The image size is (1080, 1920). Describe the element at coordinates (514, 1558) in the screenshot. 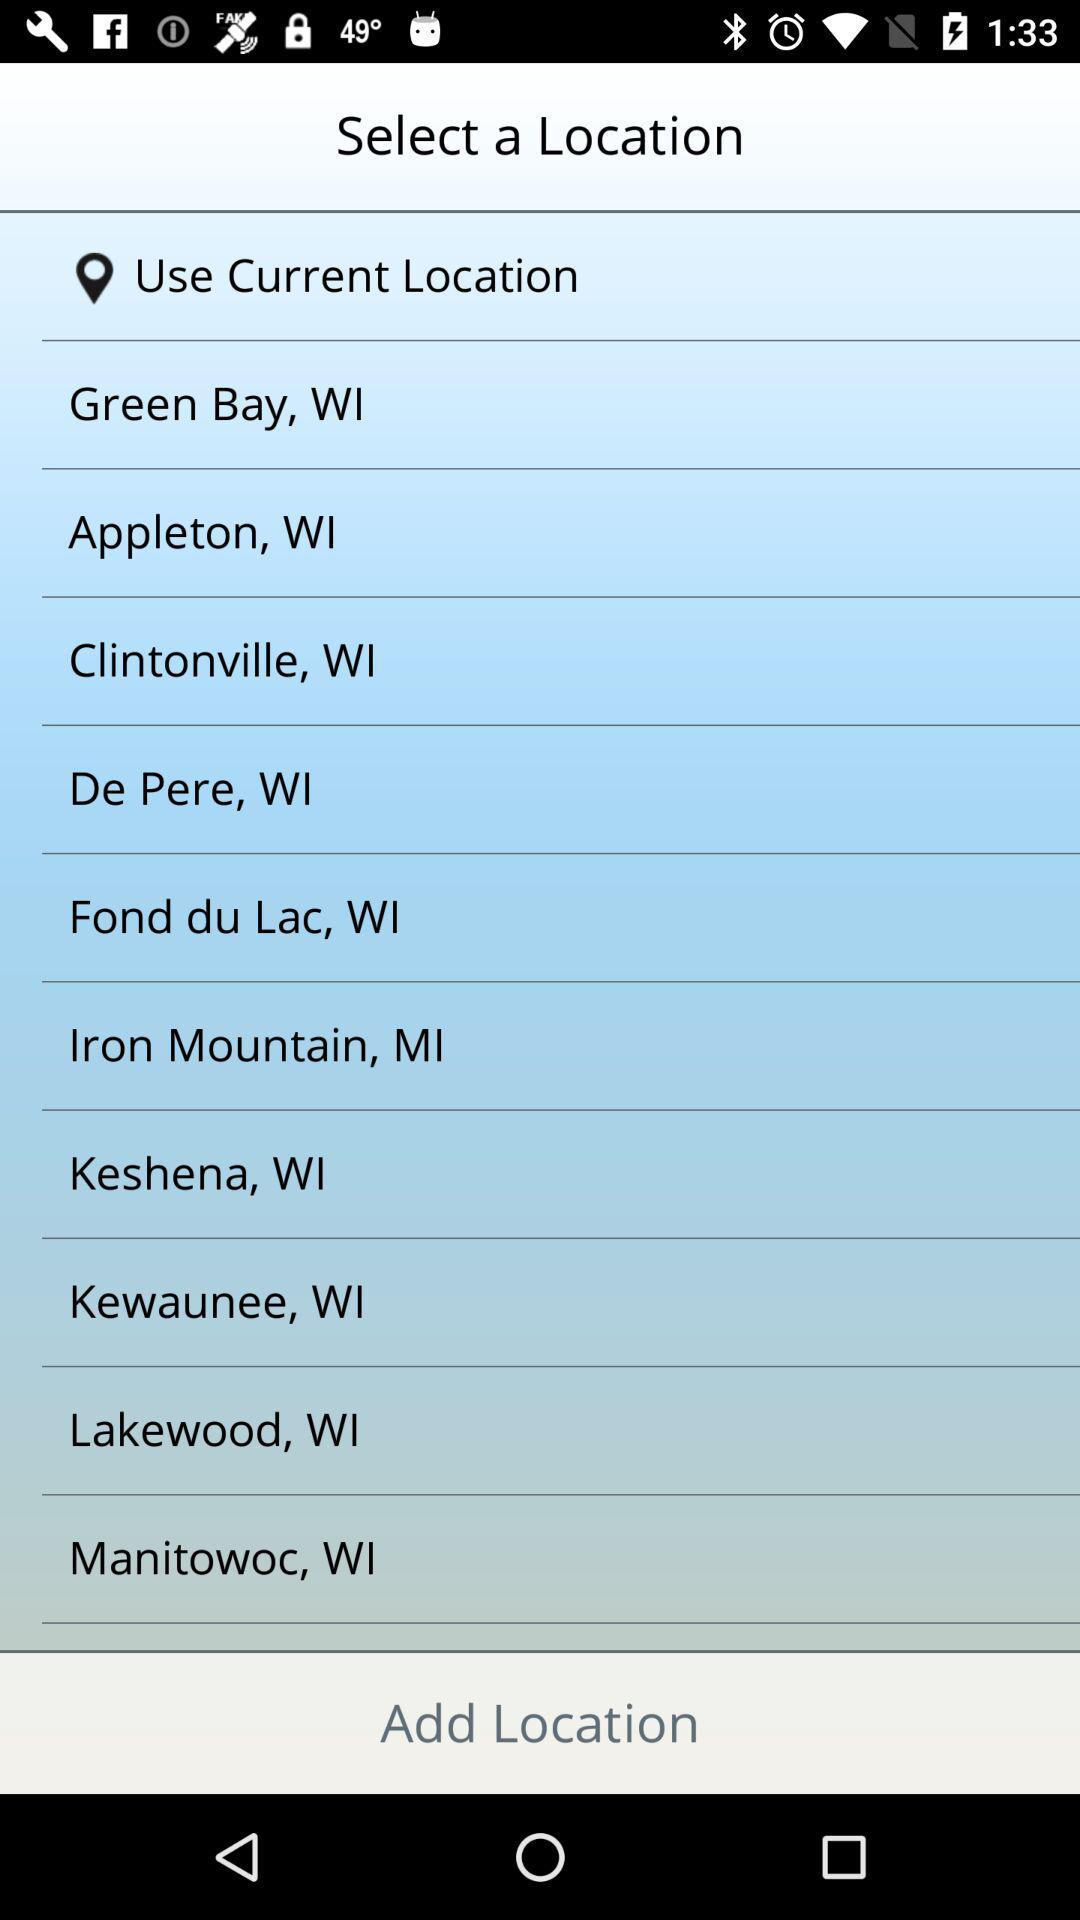

I see `the text manitowocwi` at that location.